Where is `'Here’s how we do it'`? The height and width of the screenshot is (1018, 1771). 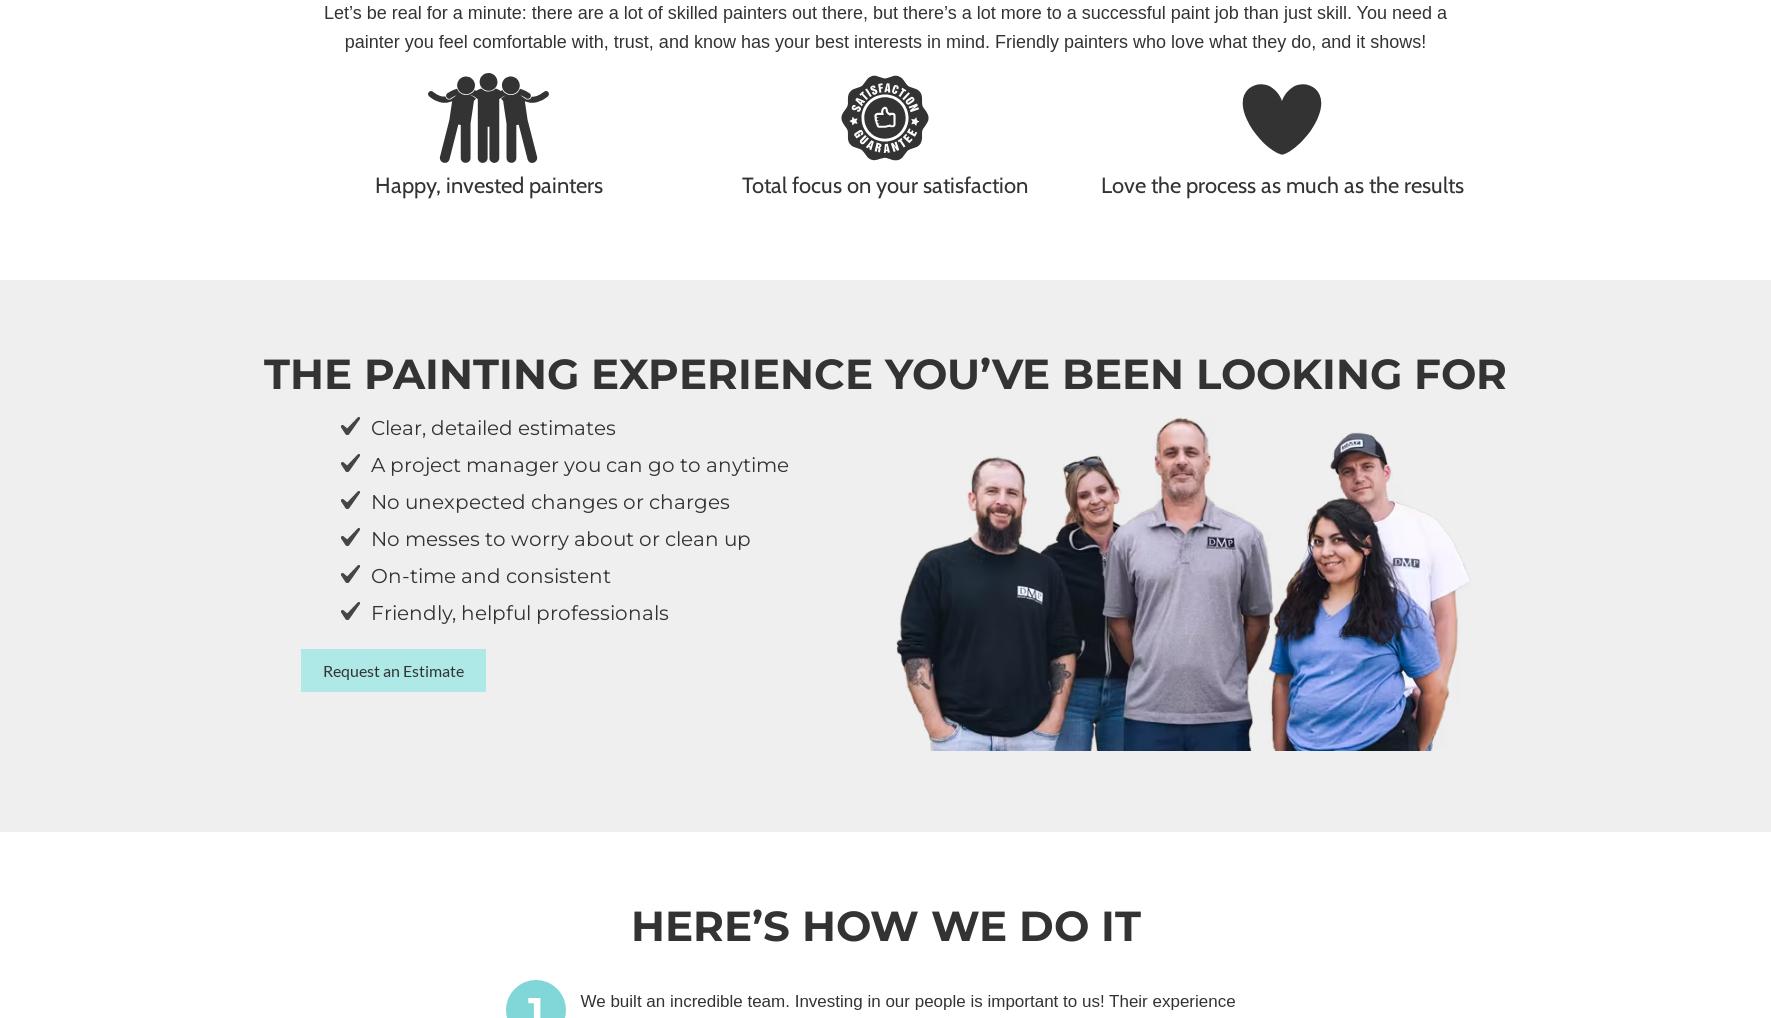 'Here’s how we do it' is located at coordinates (883, 924).